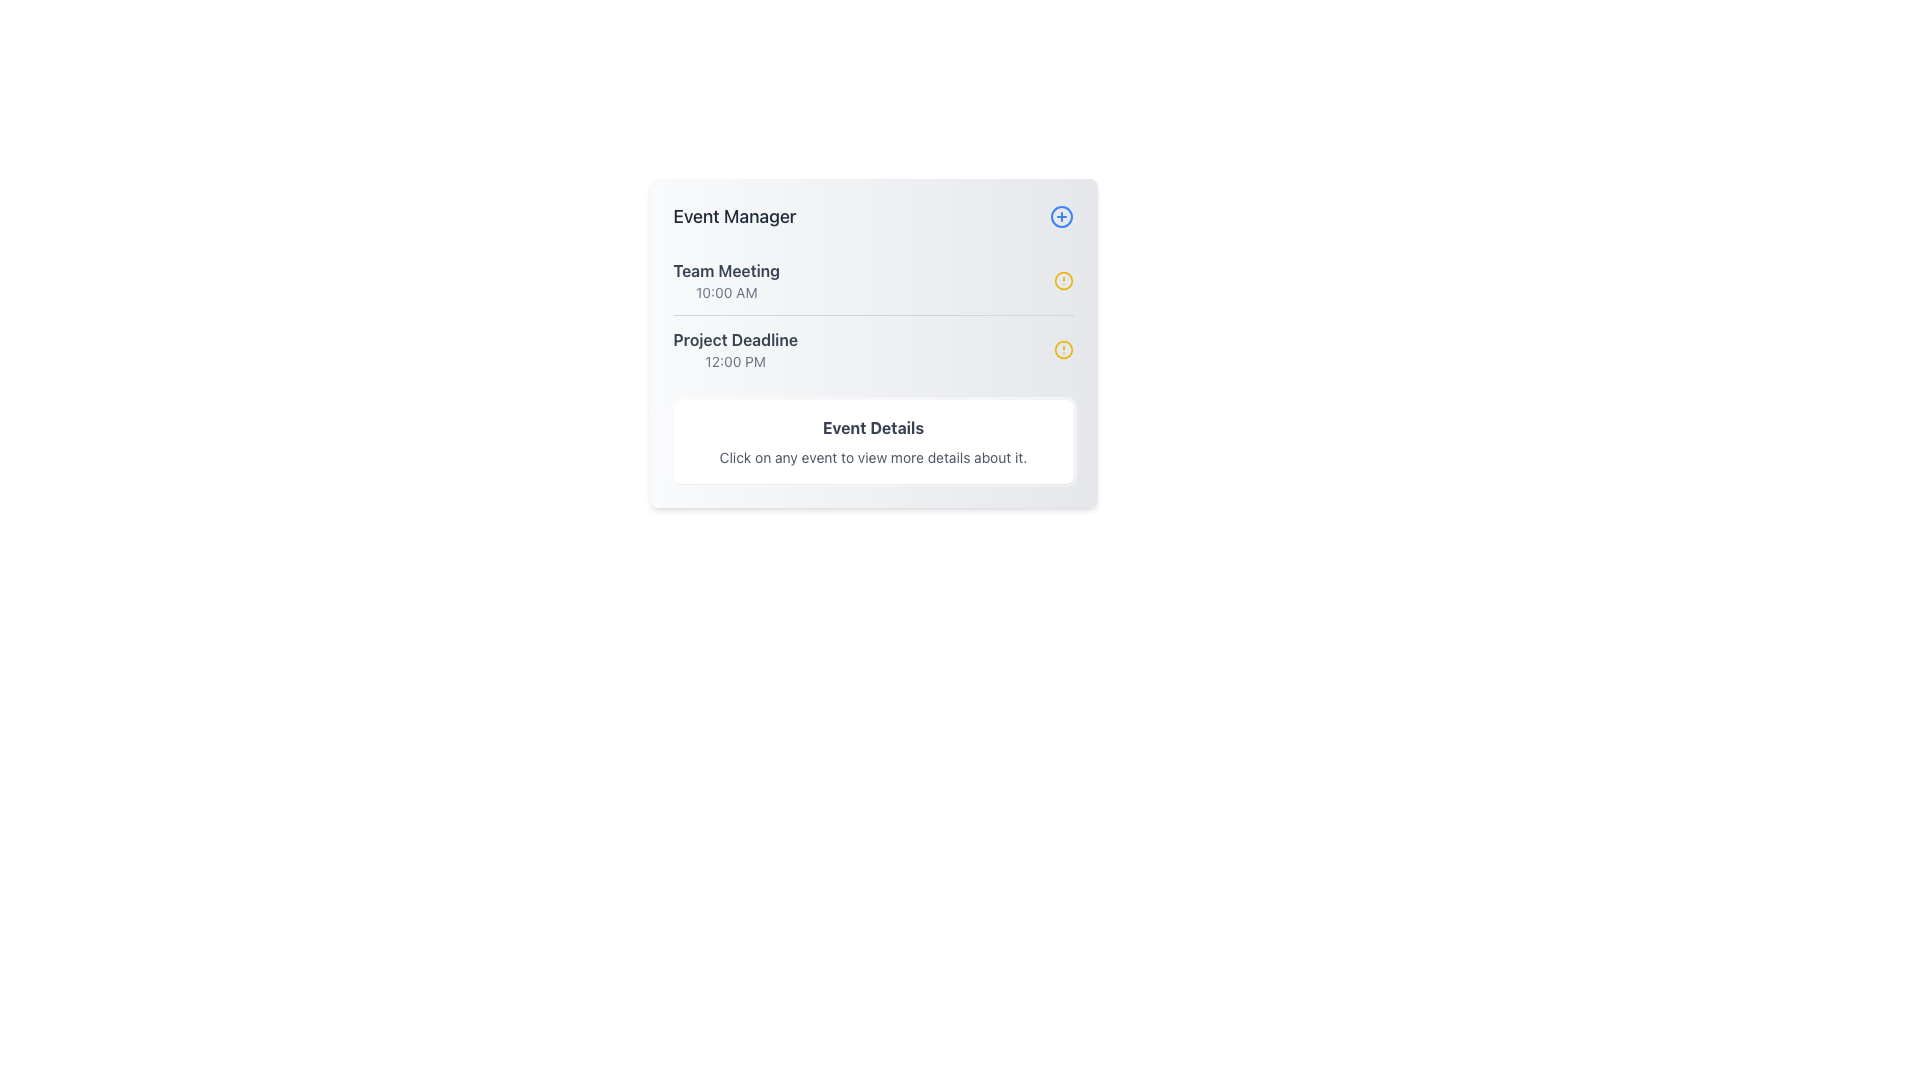 The height and width of the screenshot is (1080, 1920). I want to click on the circular blue button with a plus symbol located in the top-right corner of the 'Event Manager' header, so click(1060, 216).